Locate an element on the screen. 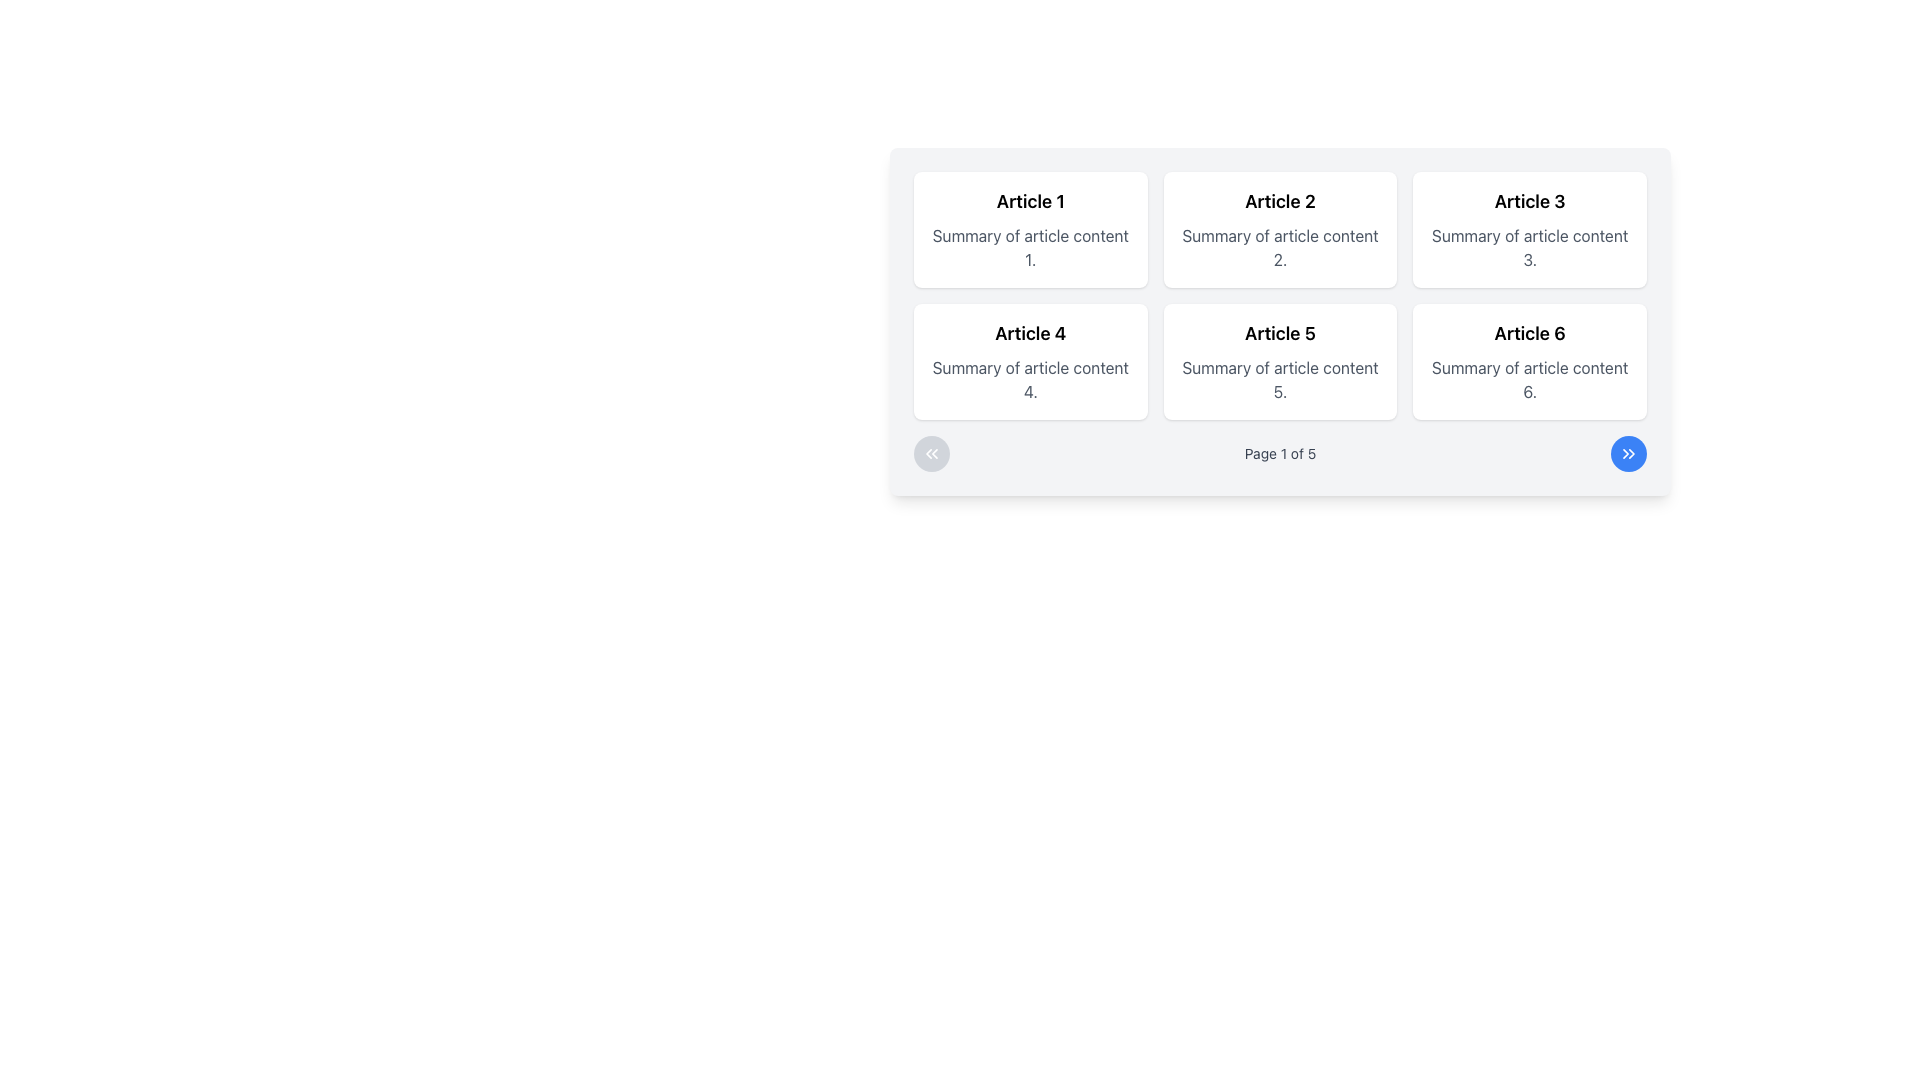 The image size is (1920, 1080). the article summary card located in the second row, first column of the grid layout is located at coordinates (1030, 362).